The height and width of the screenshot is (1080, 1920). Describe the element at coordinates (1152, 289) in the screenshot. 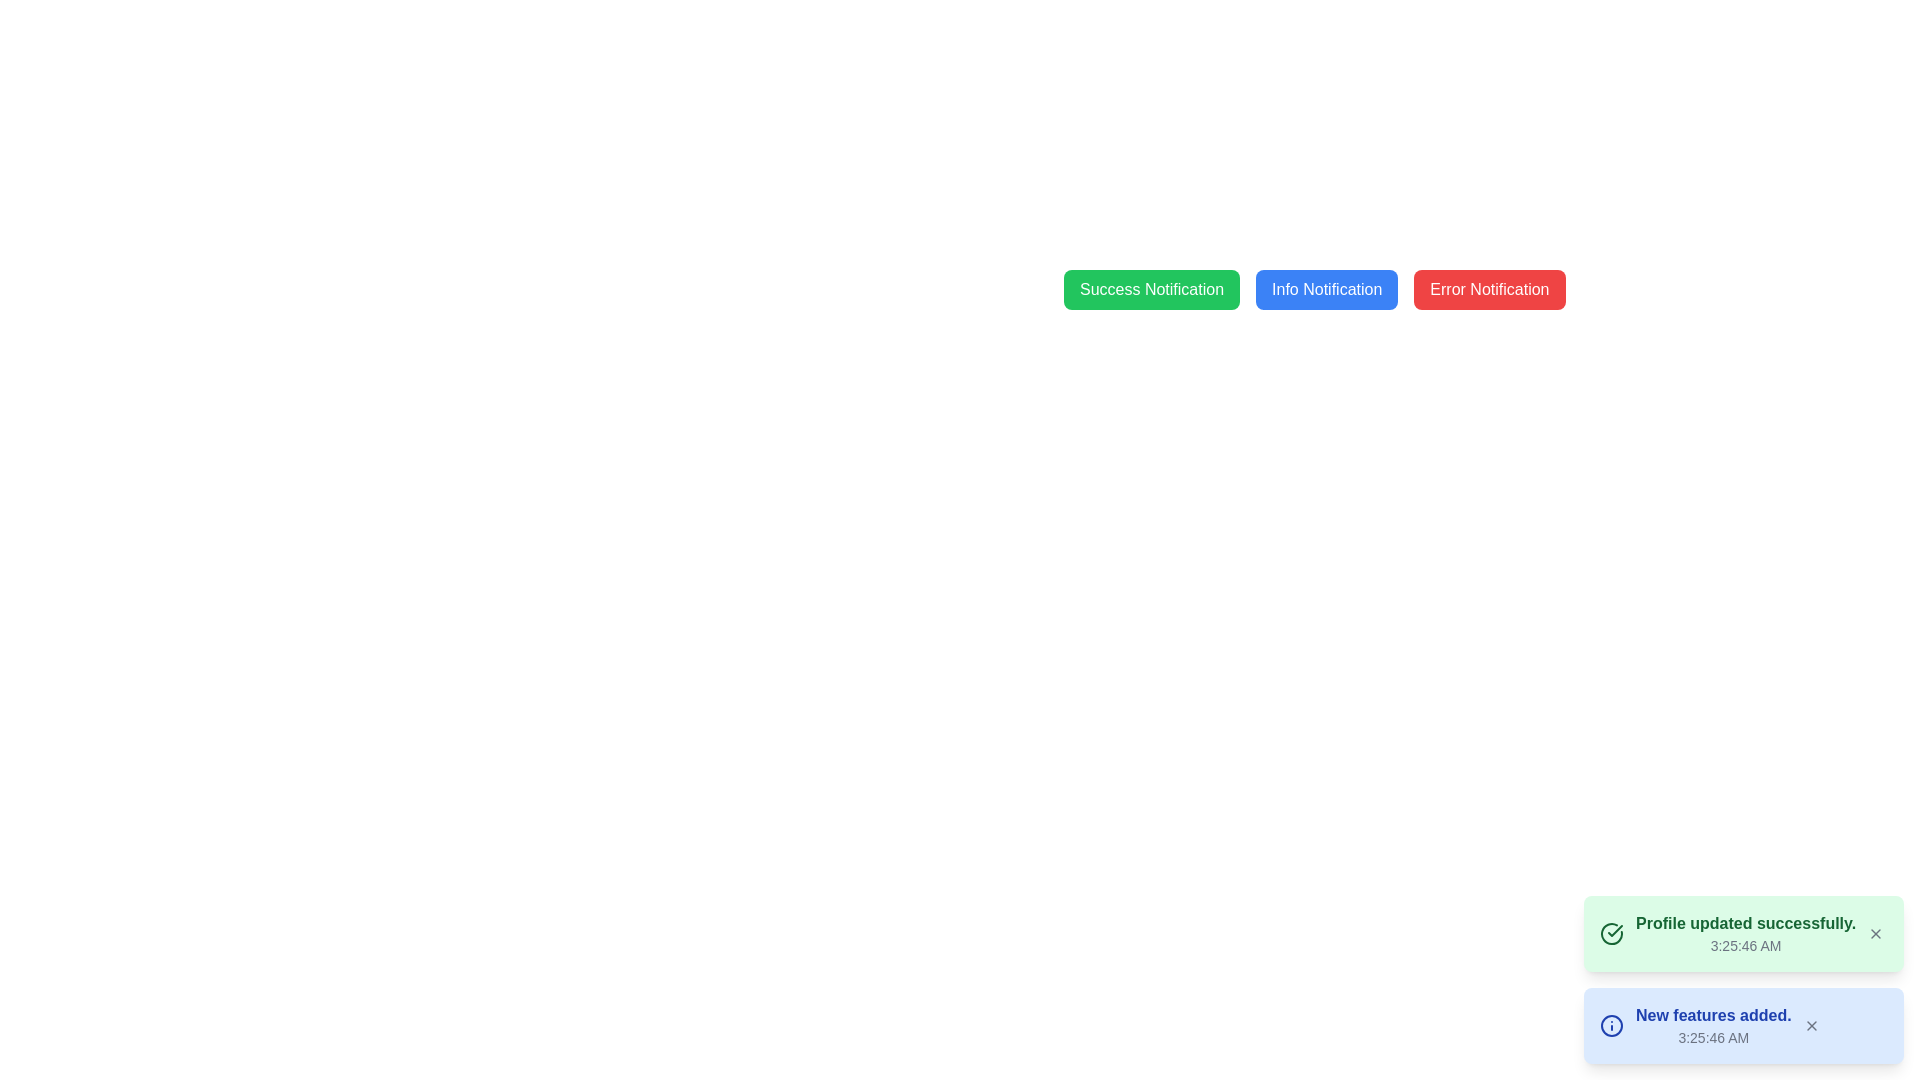

I see `the 'Success Notification' button, which has a green background and is the leftmost in a group of three buttons` at that location.